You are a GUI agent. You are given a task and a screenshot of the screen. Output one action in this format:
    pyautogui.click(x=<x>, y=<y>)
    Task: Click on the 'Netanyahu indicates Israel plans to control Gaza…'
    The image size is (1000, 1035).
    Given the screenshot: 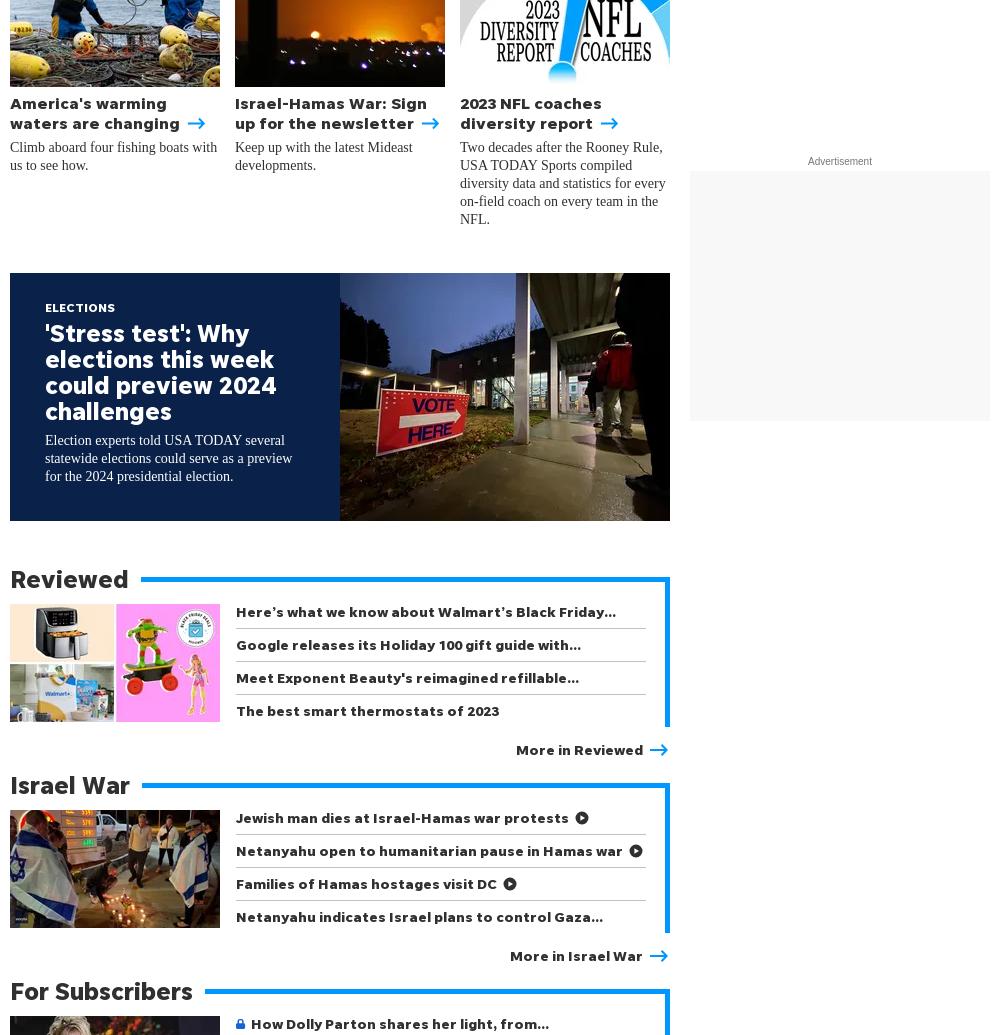 What is the action you would take?
    pyautogui.click(x=419, y=915)
    